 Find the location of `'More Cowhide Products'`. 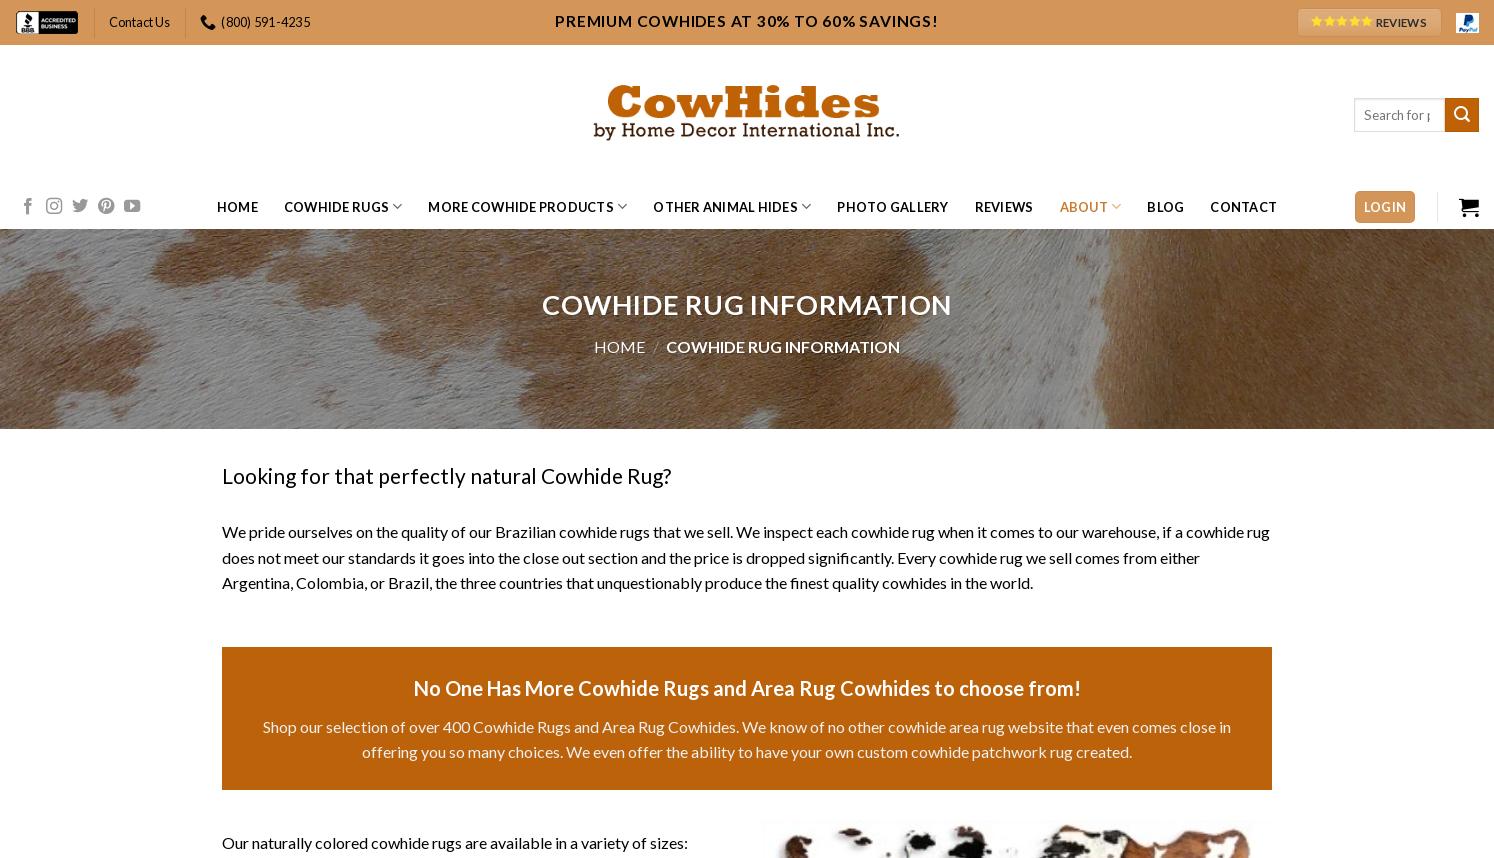

'More Cowhide Products' is located at coordinates (519, 207).